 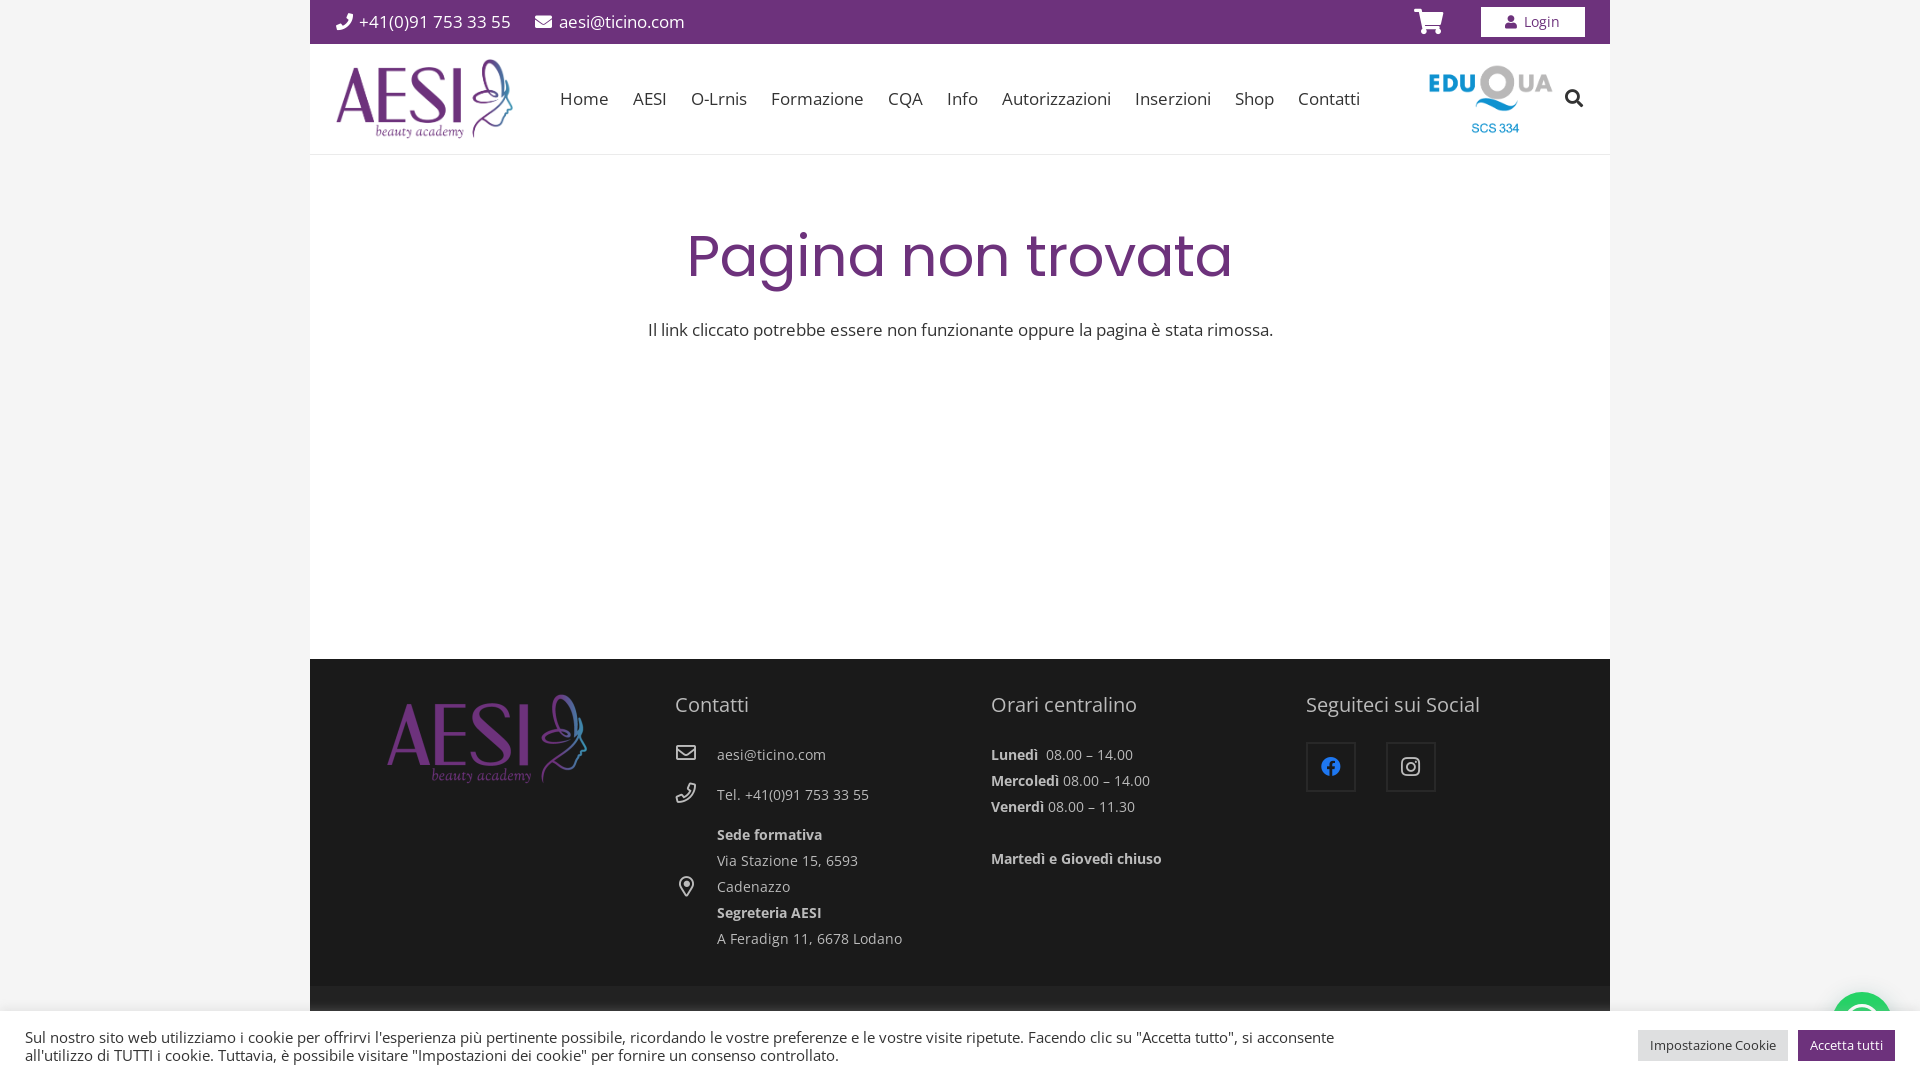 I want to click on 'Accetta tutti', so click(x=1798, y=1044).